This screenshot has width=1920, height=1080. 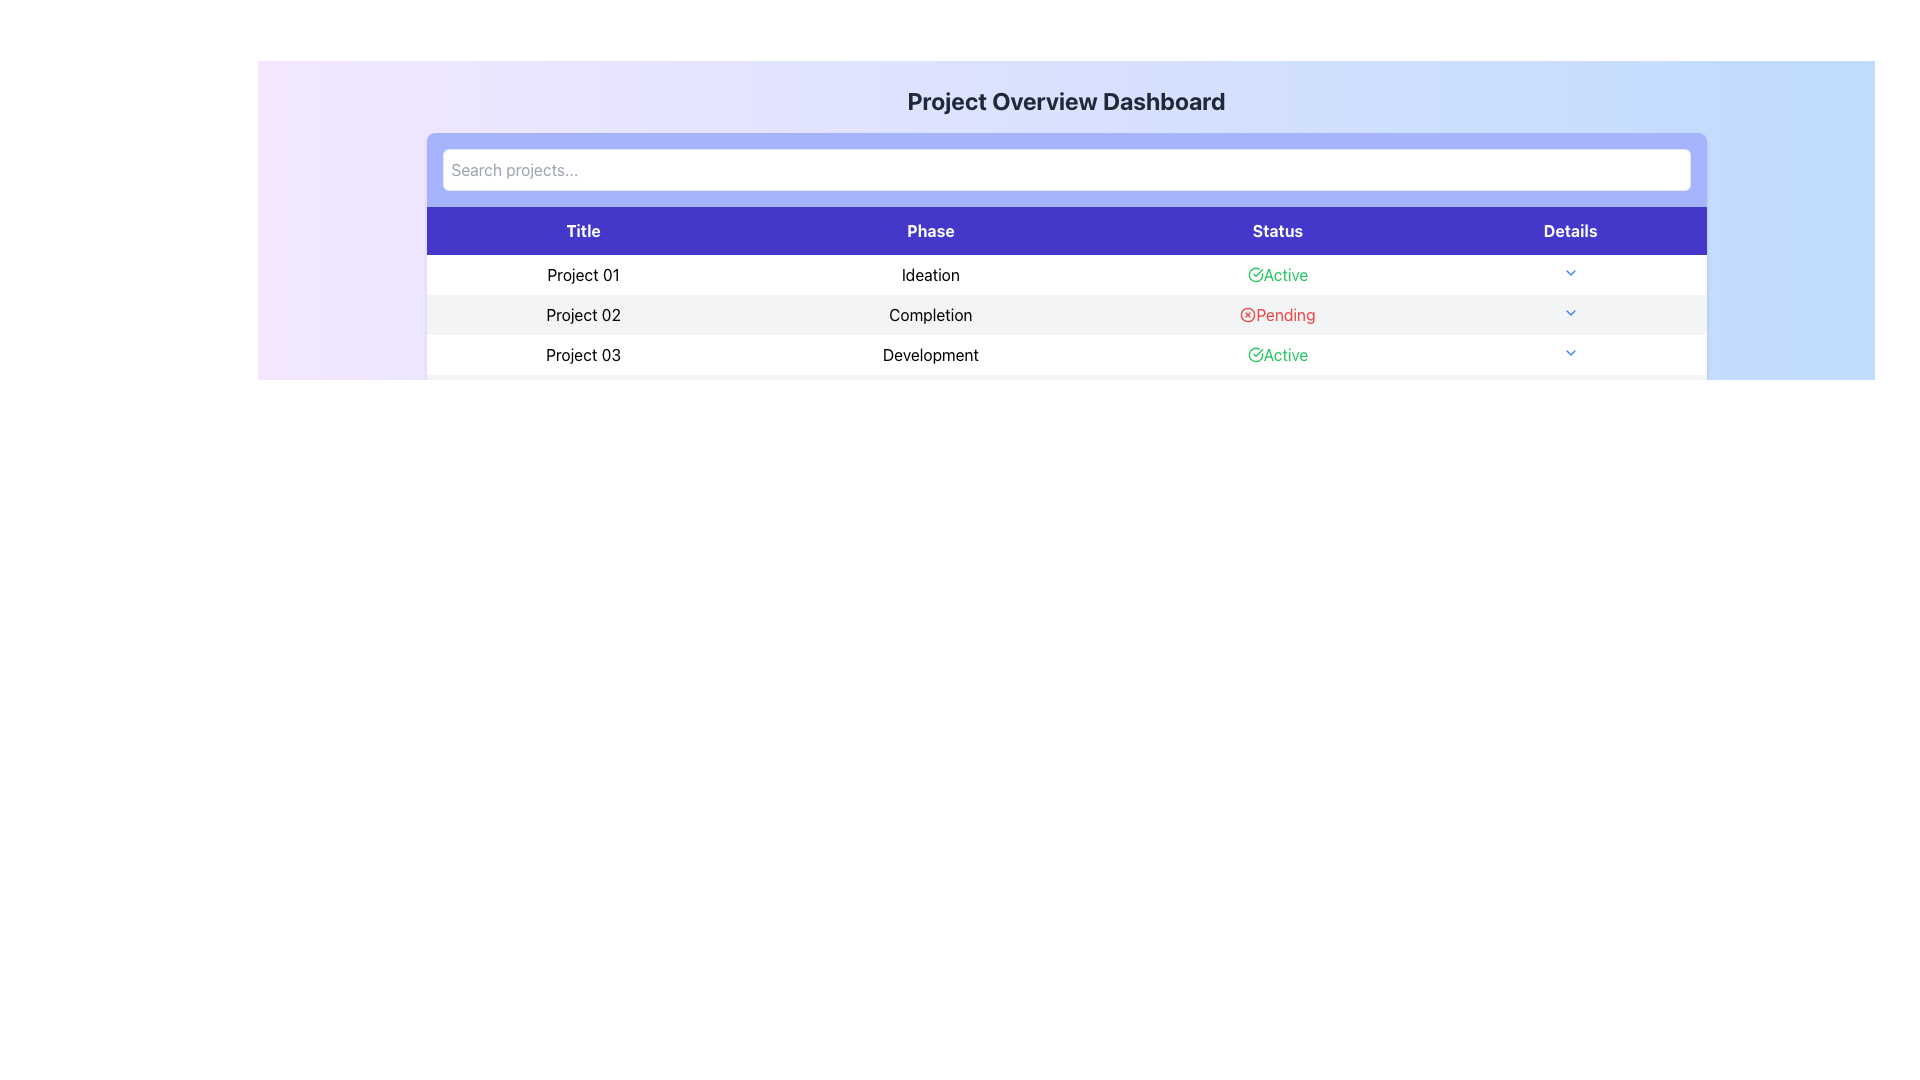 What do you see at coordinates (1276, 353) in the screenshot?
I see `text on the 'Active' status label located in the third row under the 'Status' column for 'Project 03' in the 'Development' phase` at bounding box center [1276, 353].